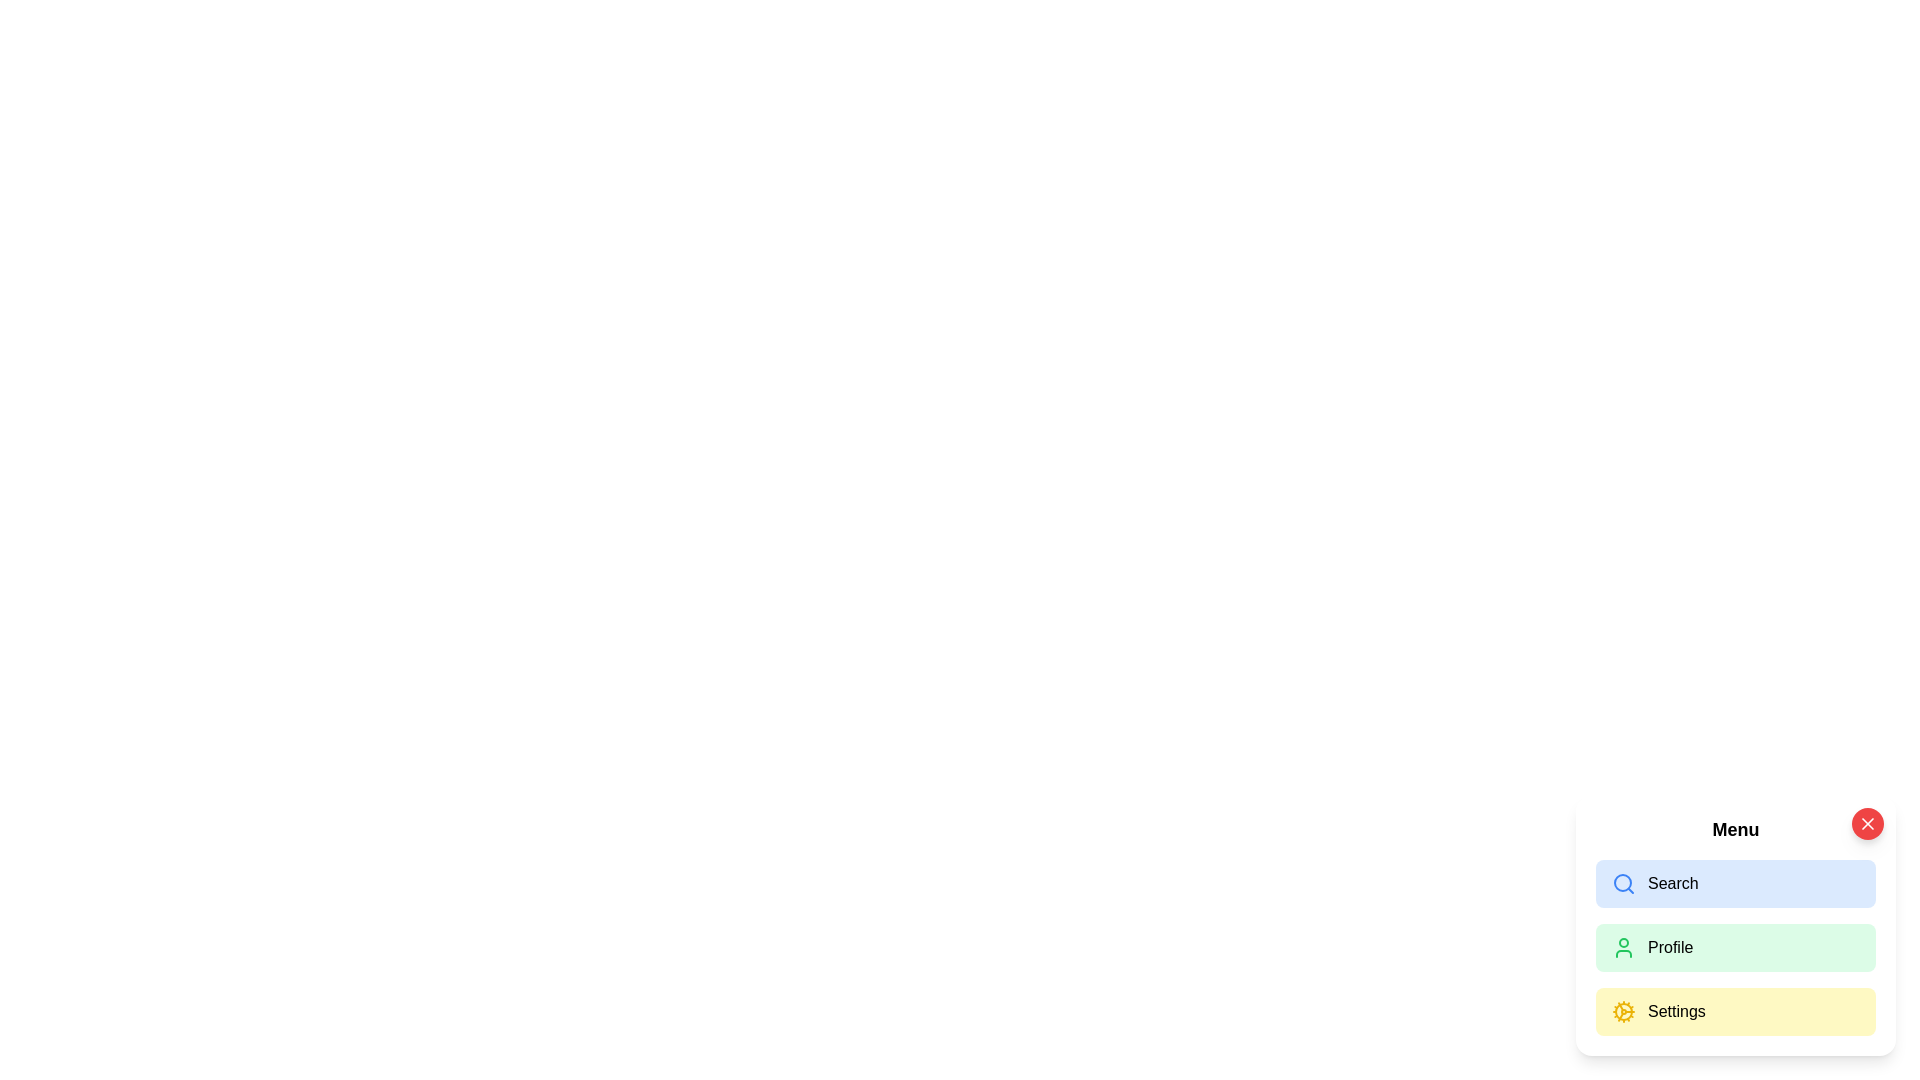  What do you see at coordinates (1670, 947) in the screenshot?
I see `'Profile' text label located in the second row of the vertical menu, which is styled with standard text appearance and has a light green background` at bounding box center [1670, 947].